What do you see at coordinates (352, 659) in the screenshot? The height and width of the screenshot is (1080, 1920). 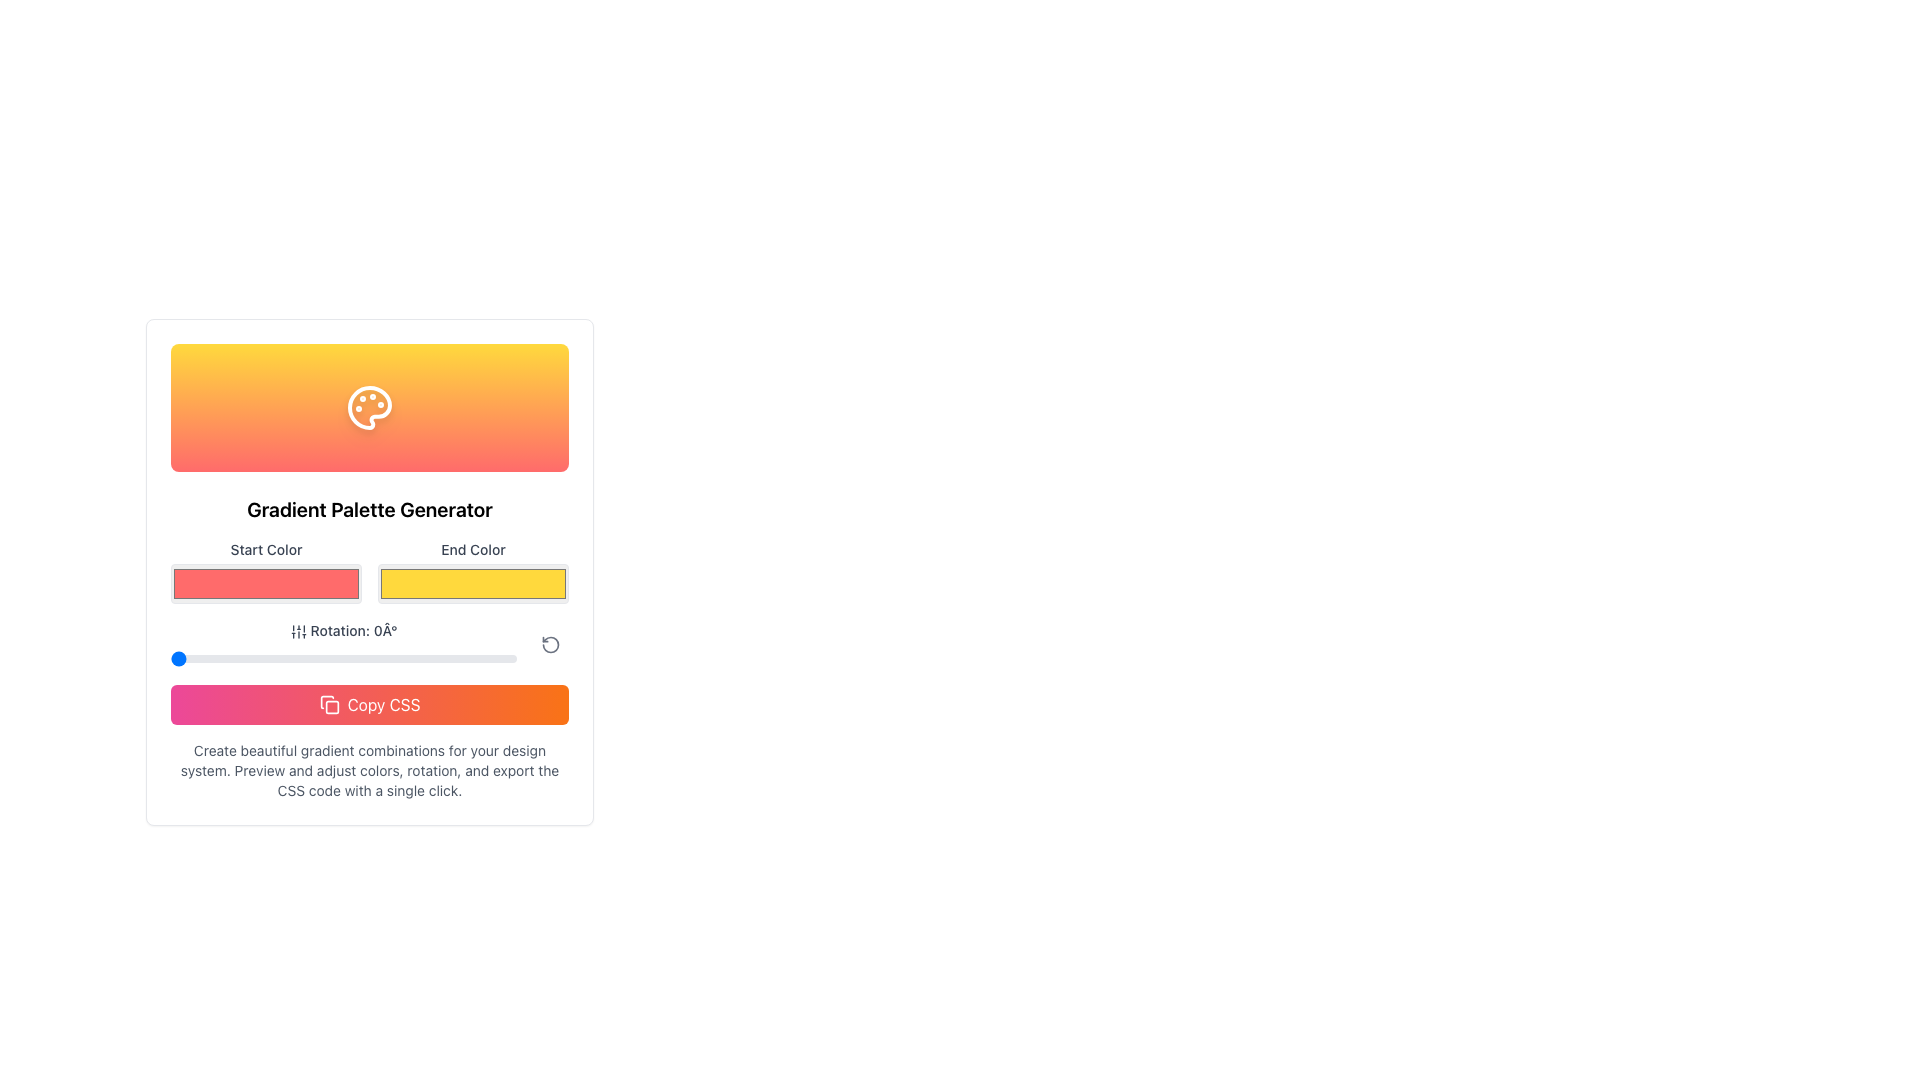 I see `rotation` at bounding box center [352, 659].